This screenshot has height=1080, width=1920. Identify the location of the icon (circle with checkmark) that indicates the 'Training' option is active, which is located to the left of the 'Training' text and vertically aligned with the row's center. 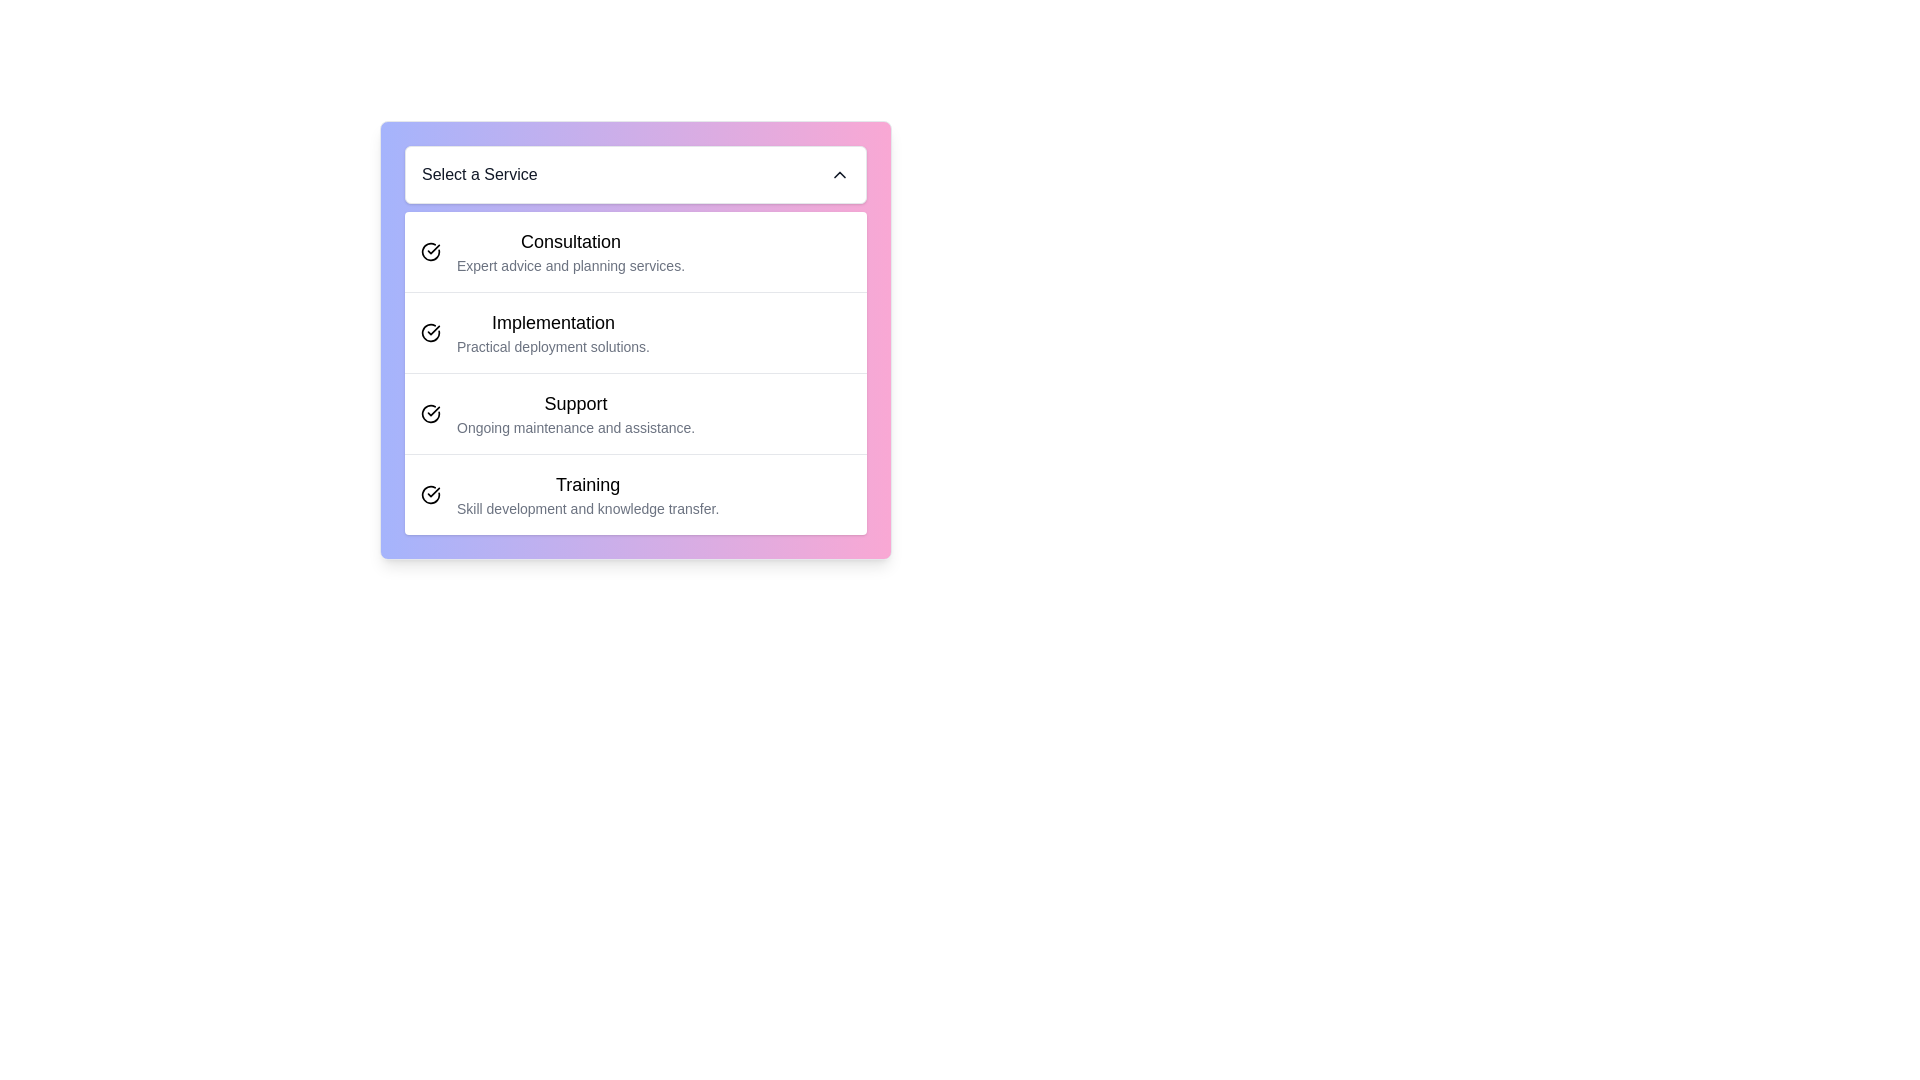
(430, 494).